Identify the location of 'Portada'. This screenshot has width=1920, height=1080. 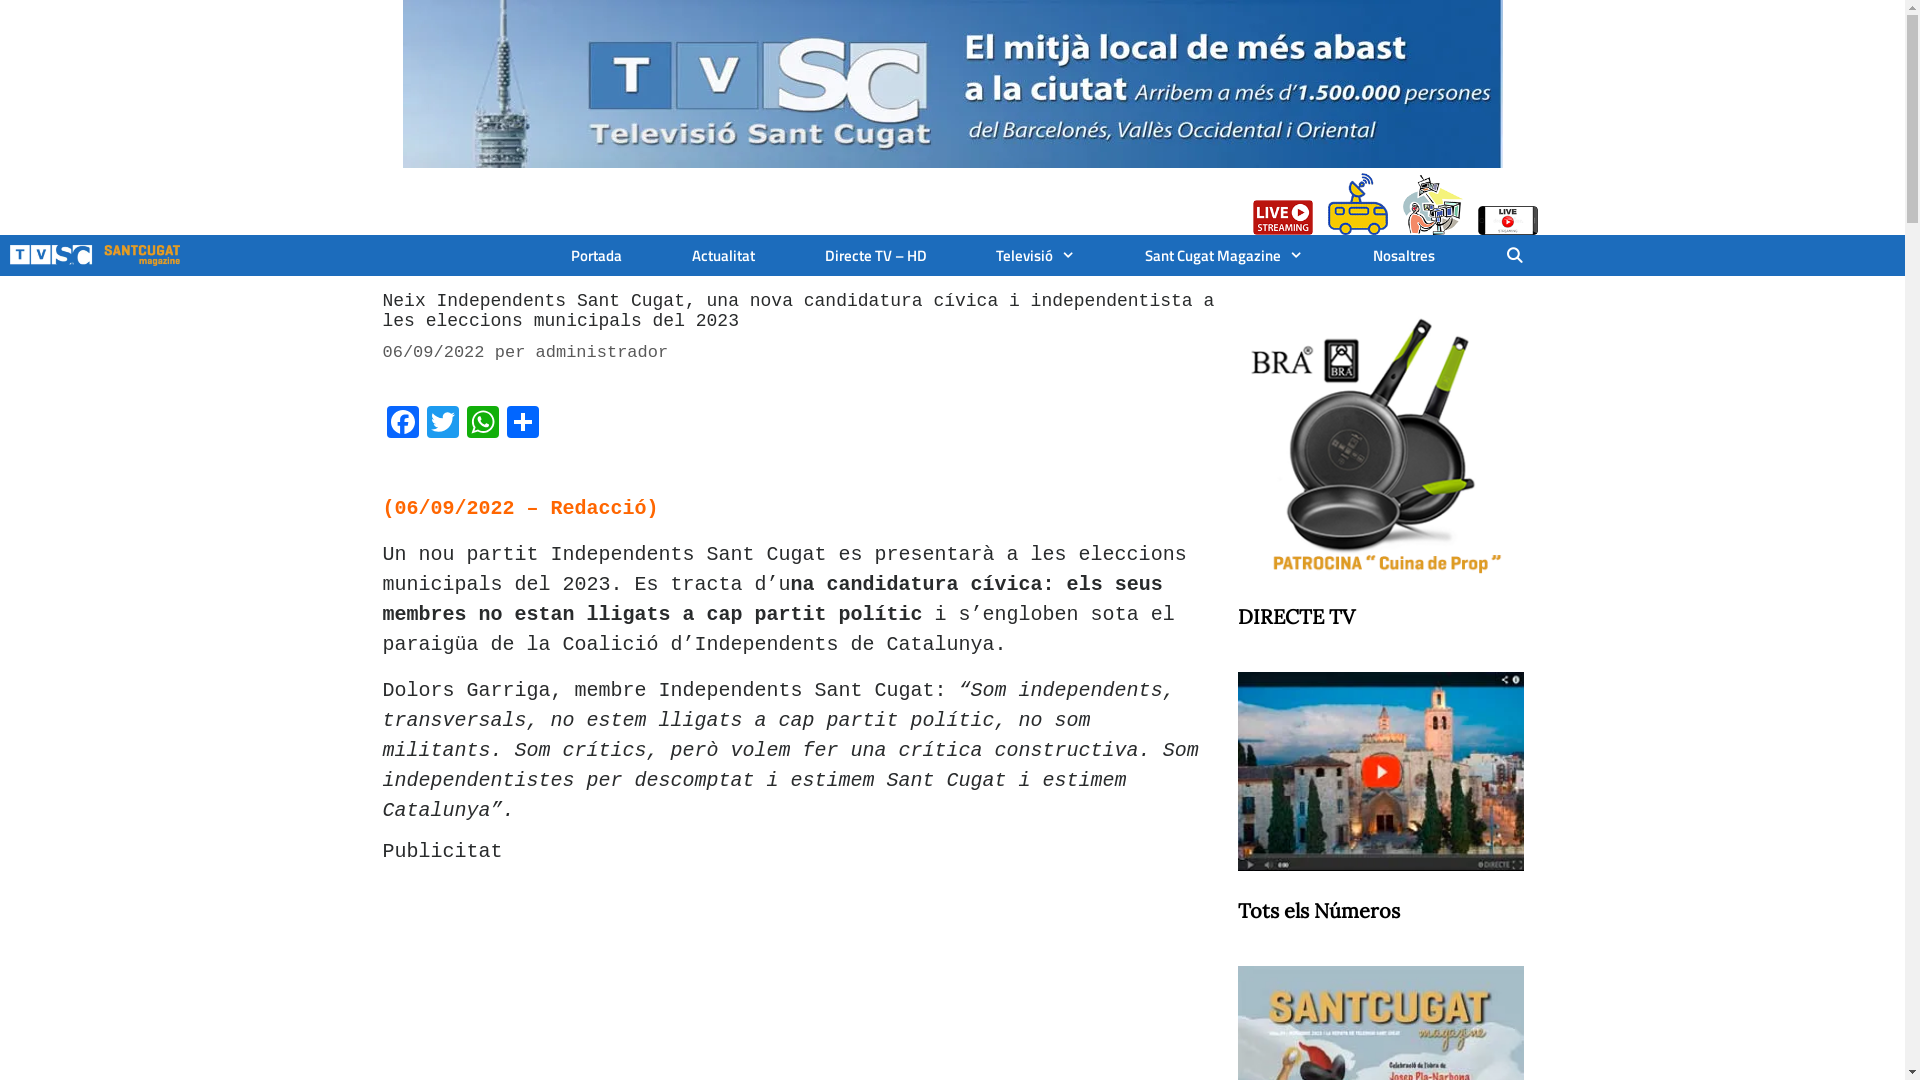
(595, 254).